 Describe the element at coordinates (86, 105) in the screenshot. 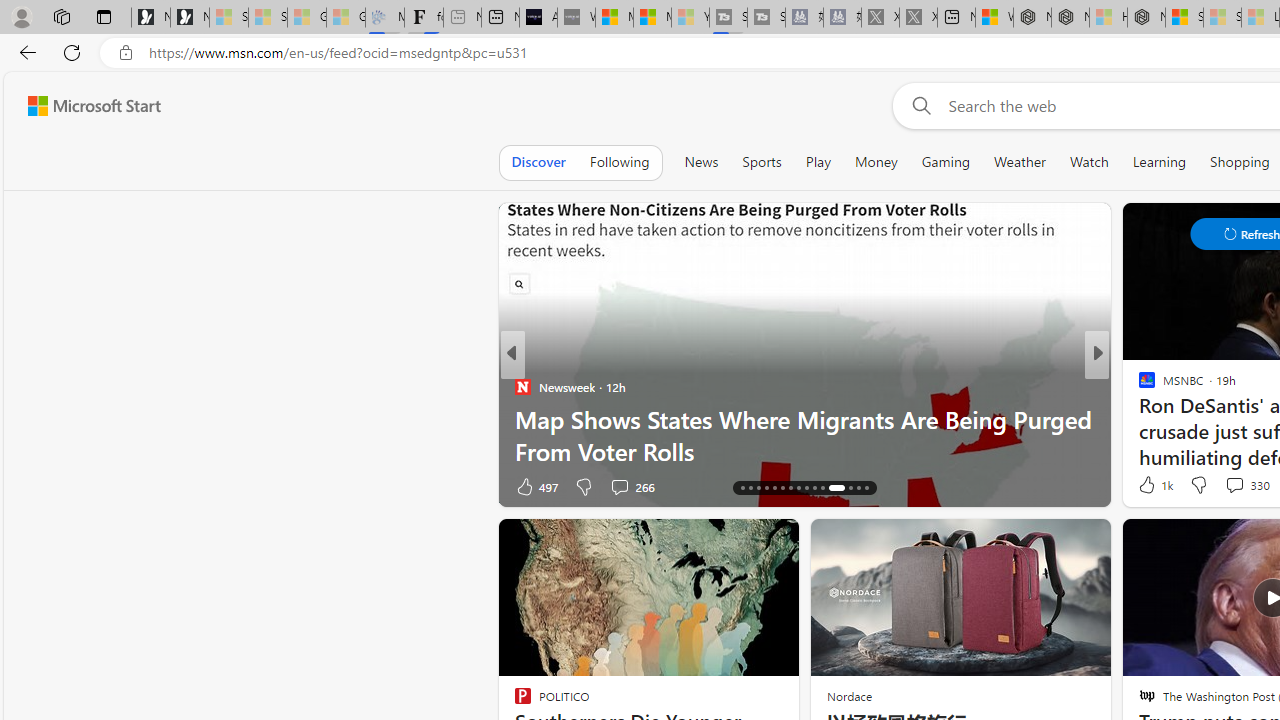

I see `'Skip to content'` at that location.